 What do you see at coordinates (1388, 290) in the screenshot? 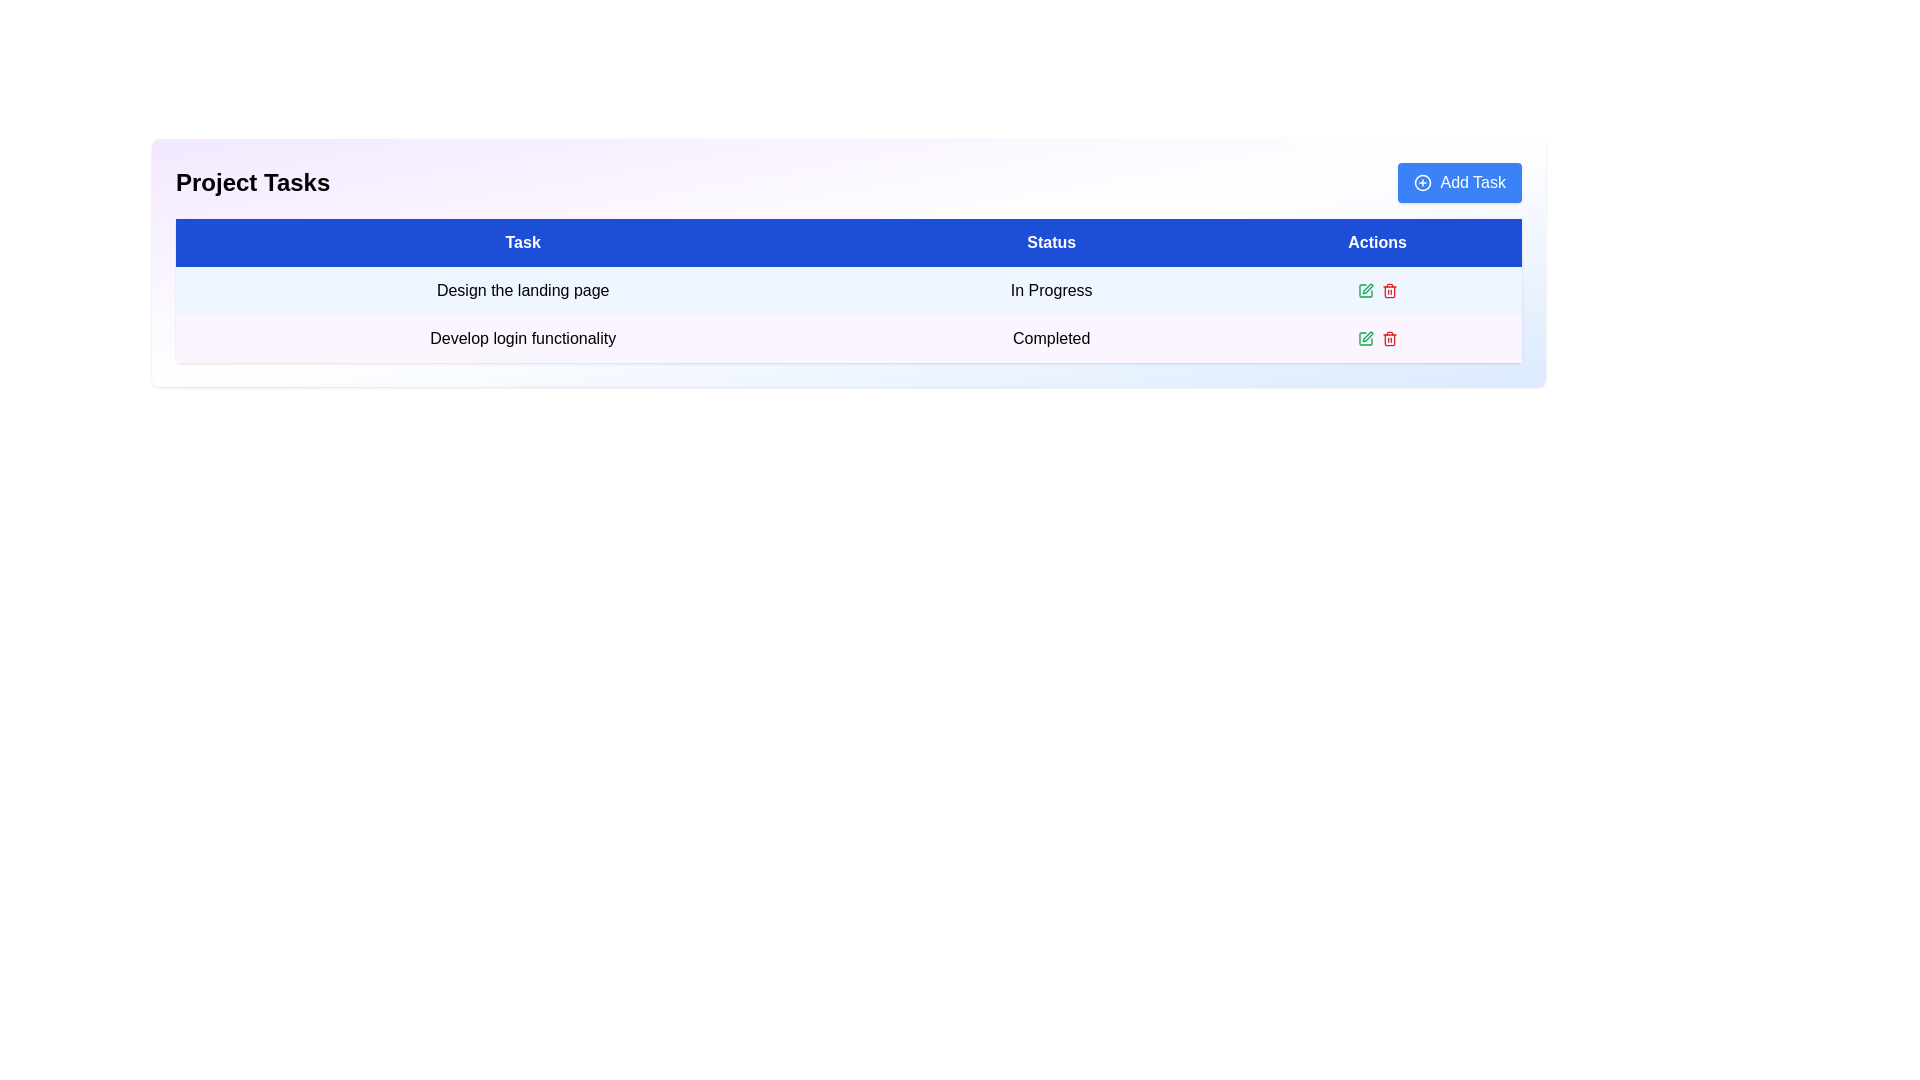
I see `the delete button (the third button from the left in the Actions column of the second row of the table)` at bounding box center [1388, 290].